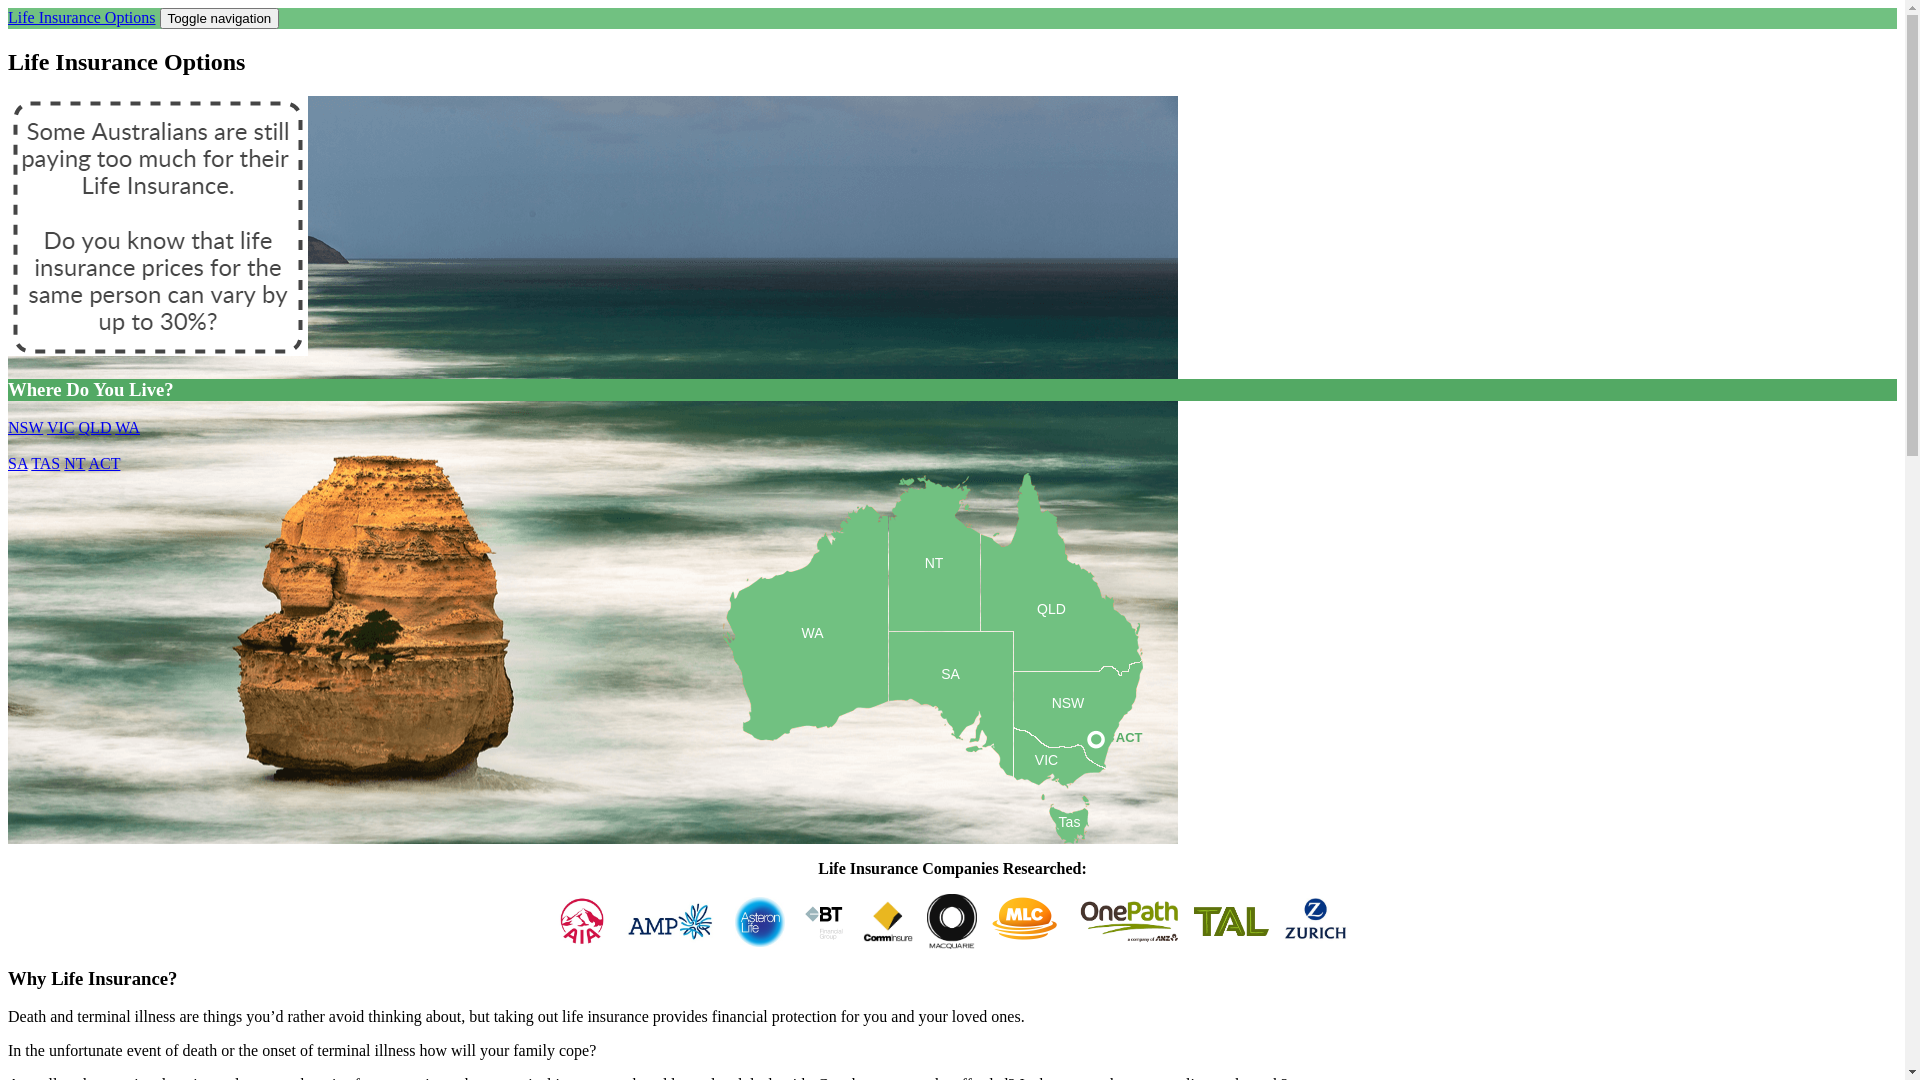  Describe the element at coordinates (1068, 829) in the screenshot. I see `'Tas'` at that location.